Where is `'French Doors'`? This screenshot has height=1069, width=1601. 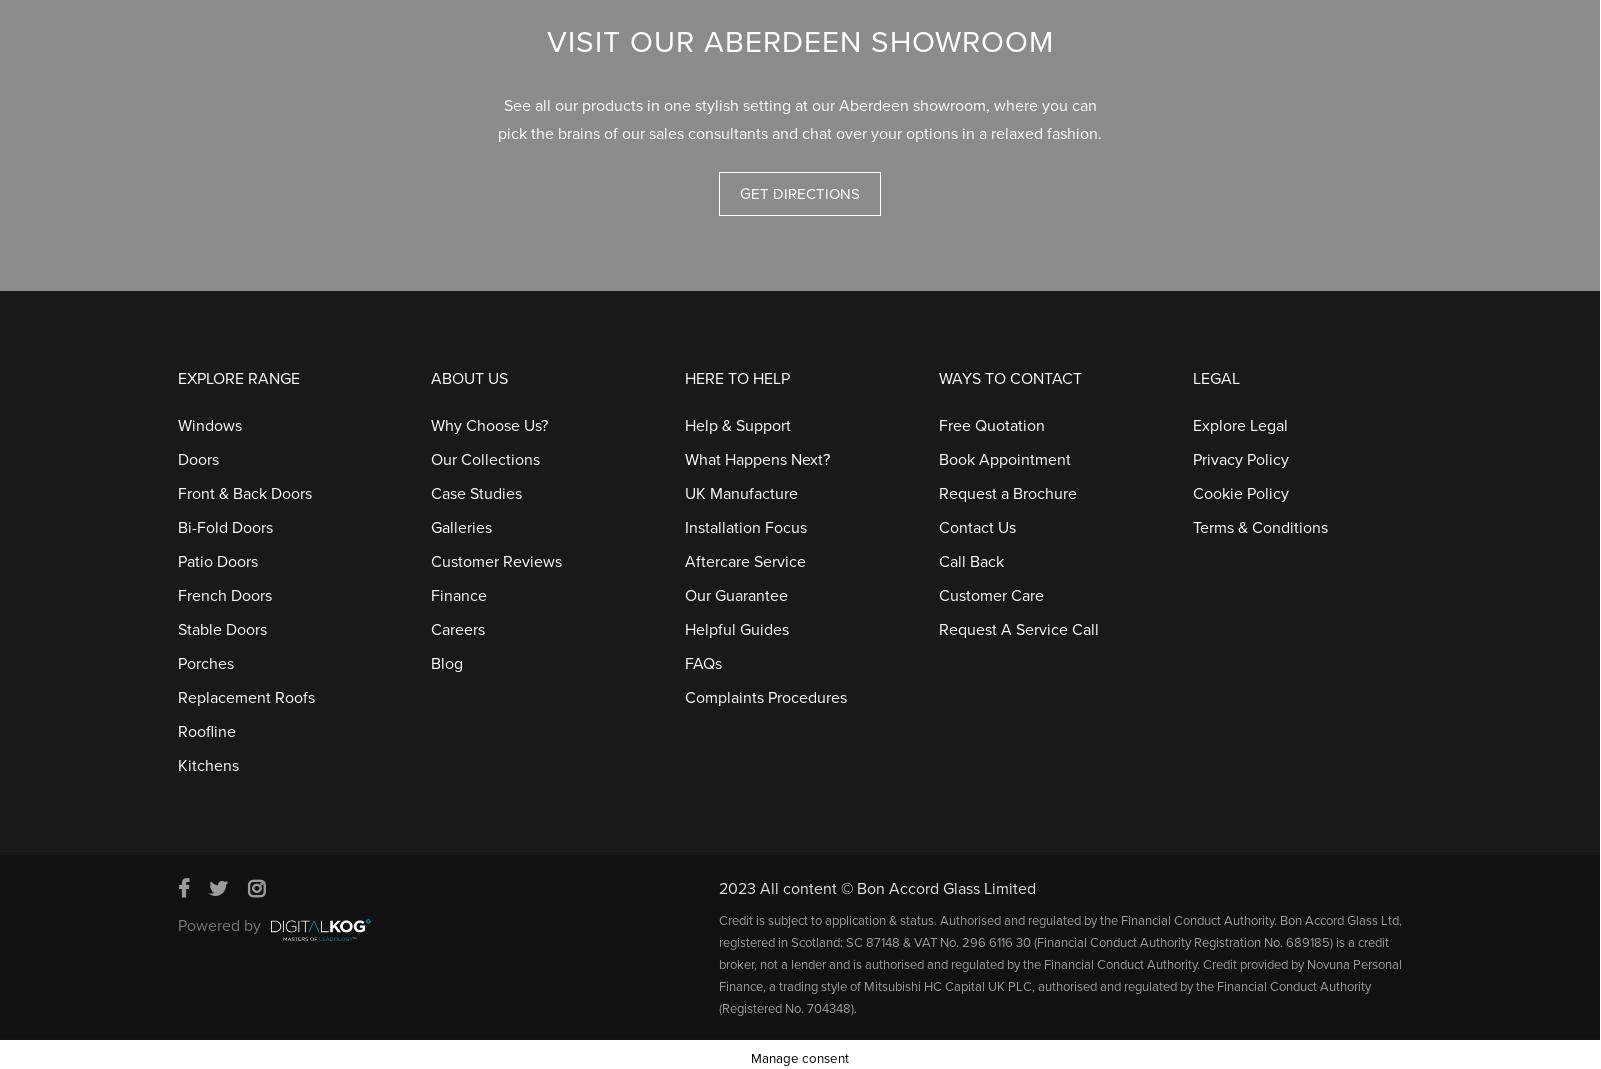
'French Doors' is located at coordinates (223, 586).